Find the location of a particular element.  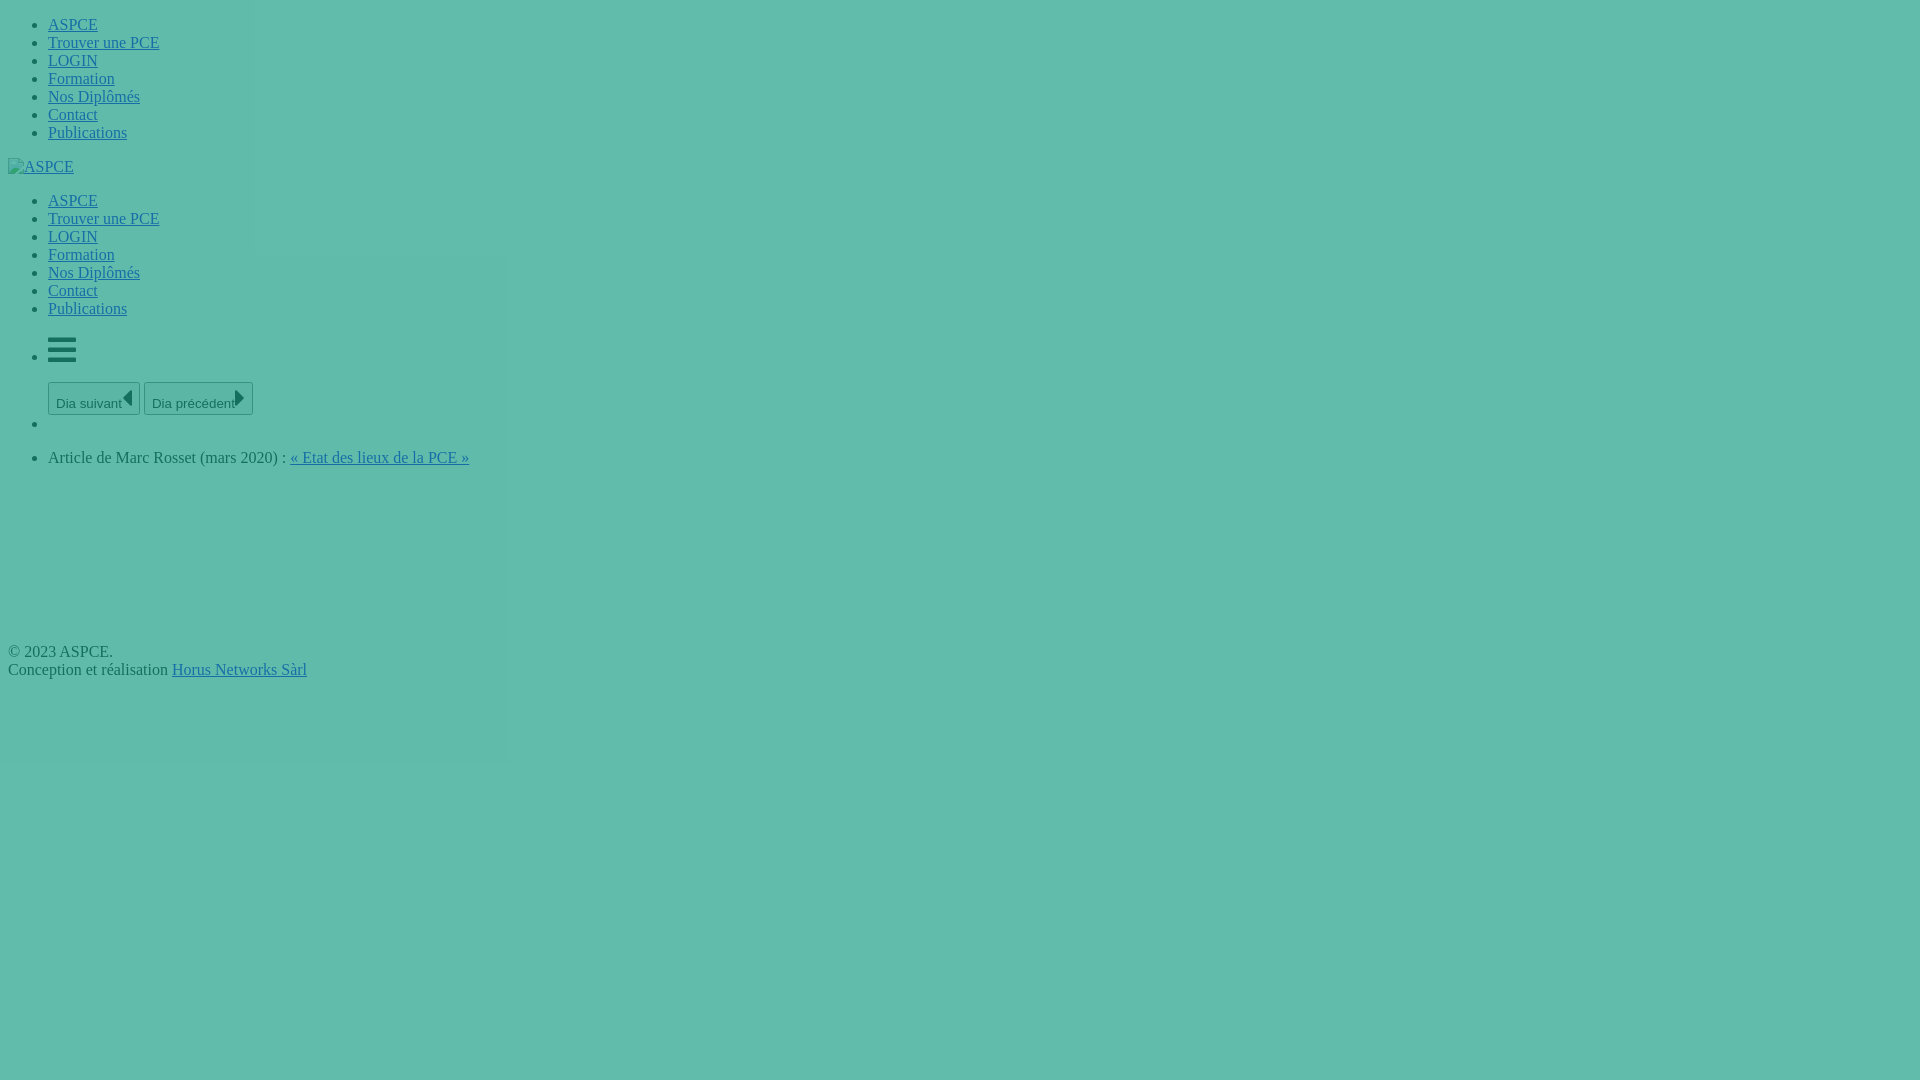

'ASPCE' is located at coordinates (72, 200).